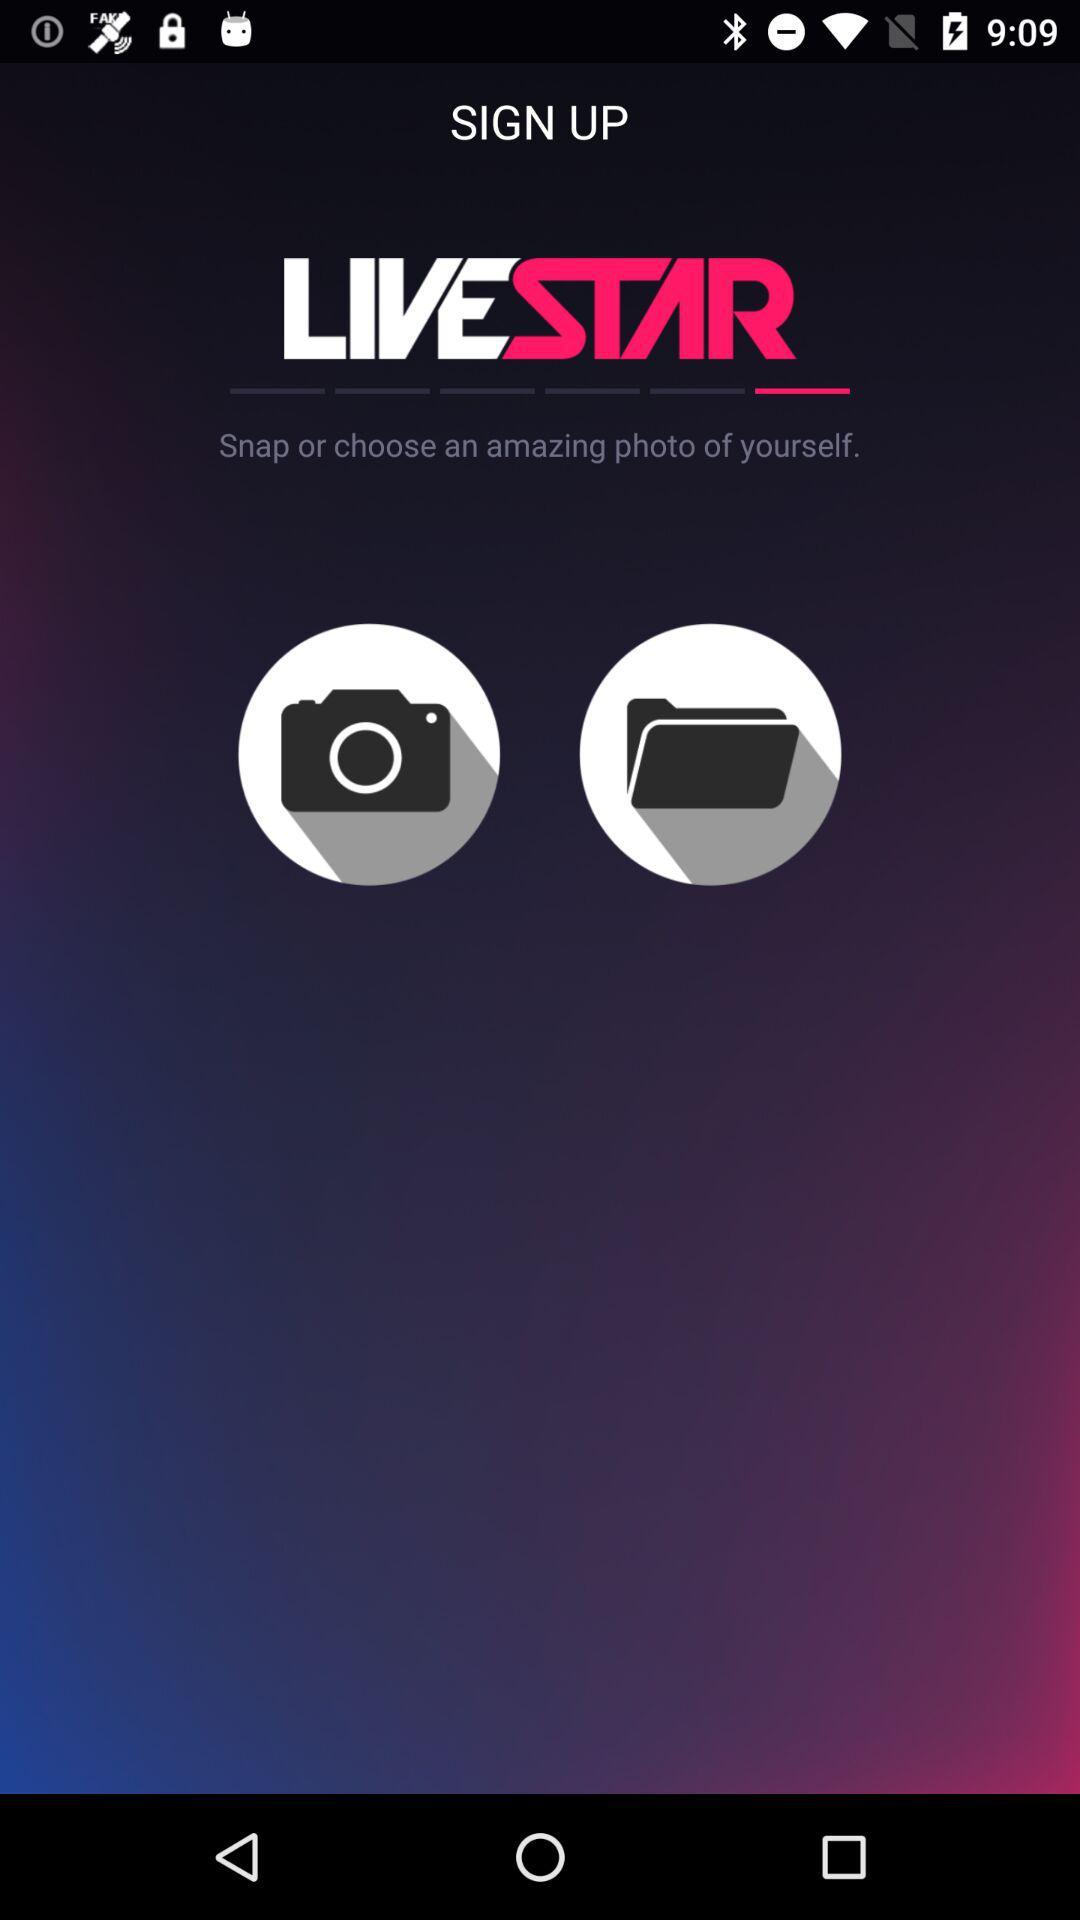 The image size is (1080, 1920). What do you see at coordinates (369, 753) in the screenshot?
I see `icon below the snap or choose item` at bounding box center [369, 753].